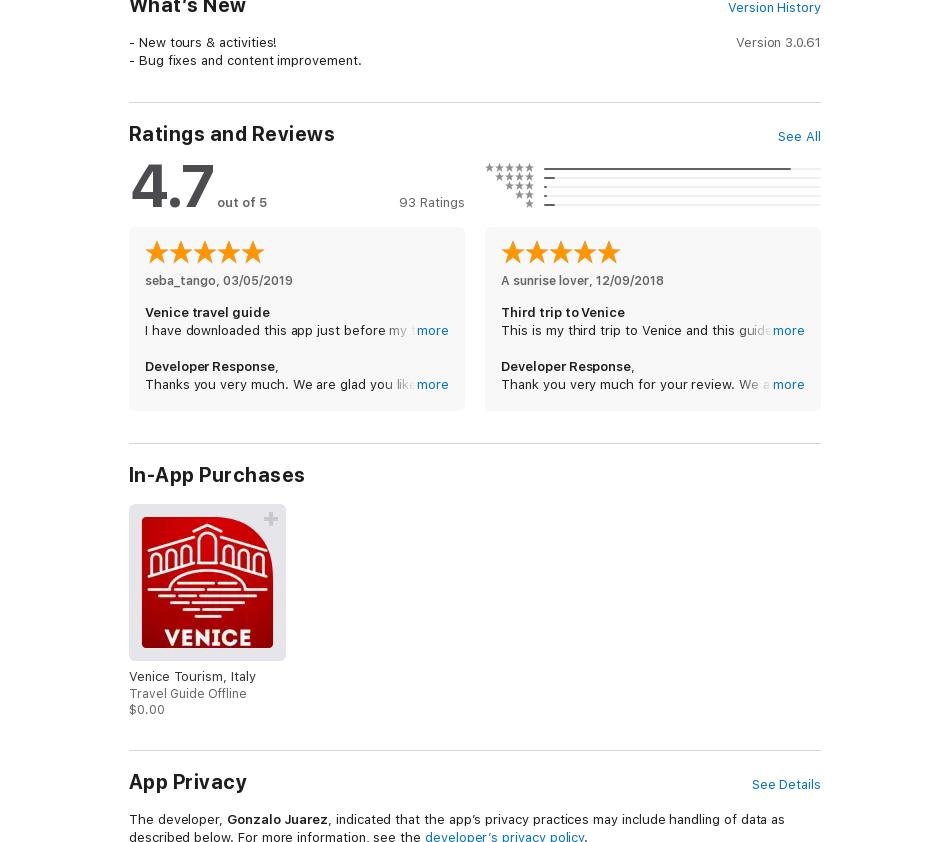 The height and width of the screenshot is (842, 950). Describe the element at coordinates (785, 784) in the screenshot. I see `'See Details'` at that location.